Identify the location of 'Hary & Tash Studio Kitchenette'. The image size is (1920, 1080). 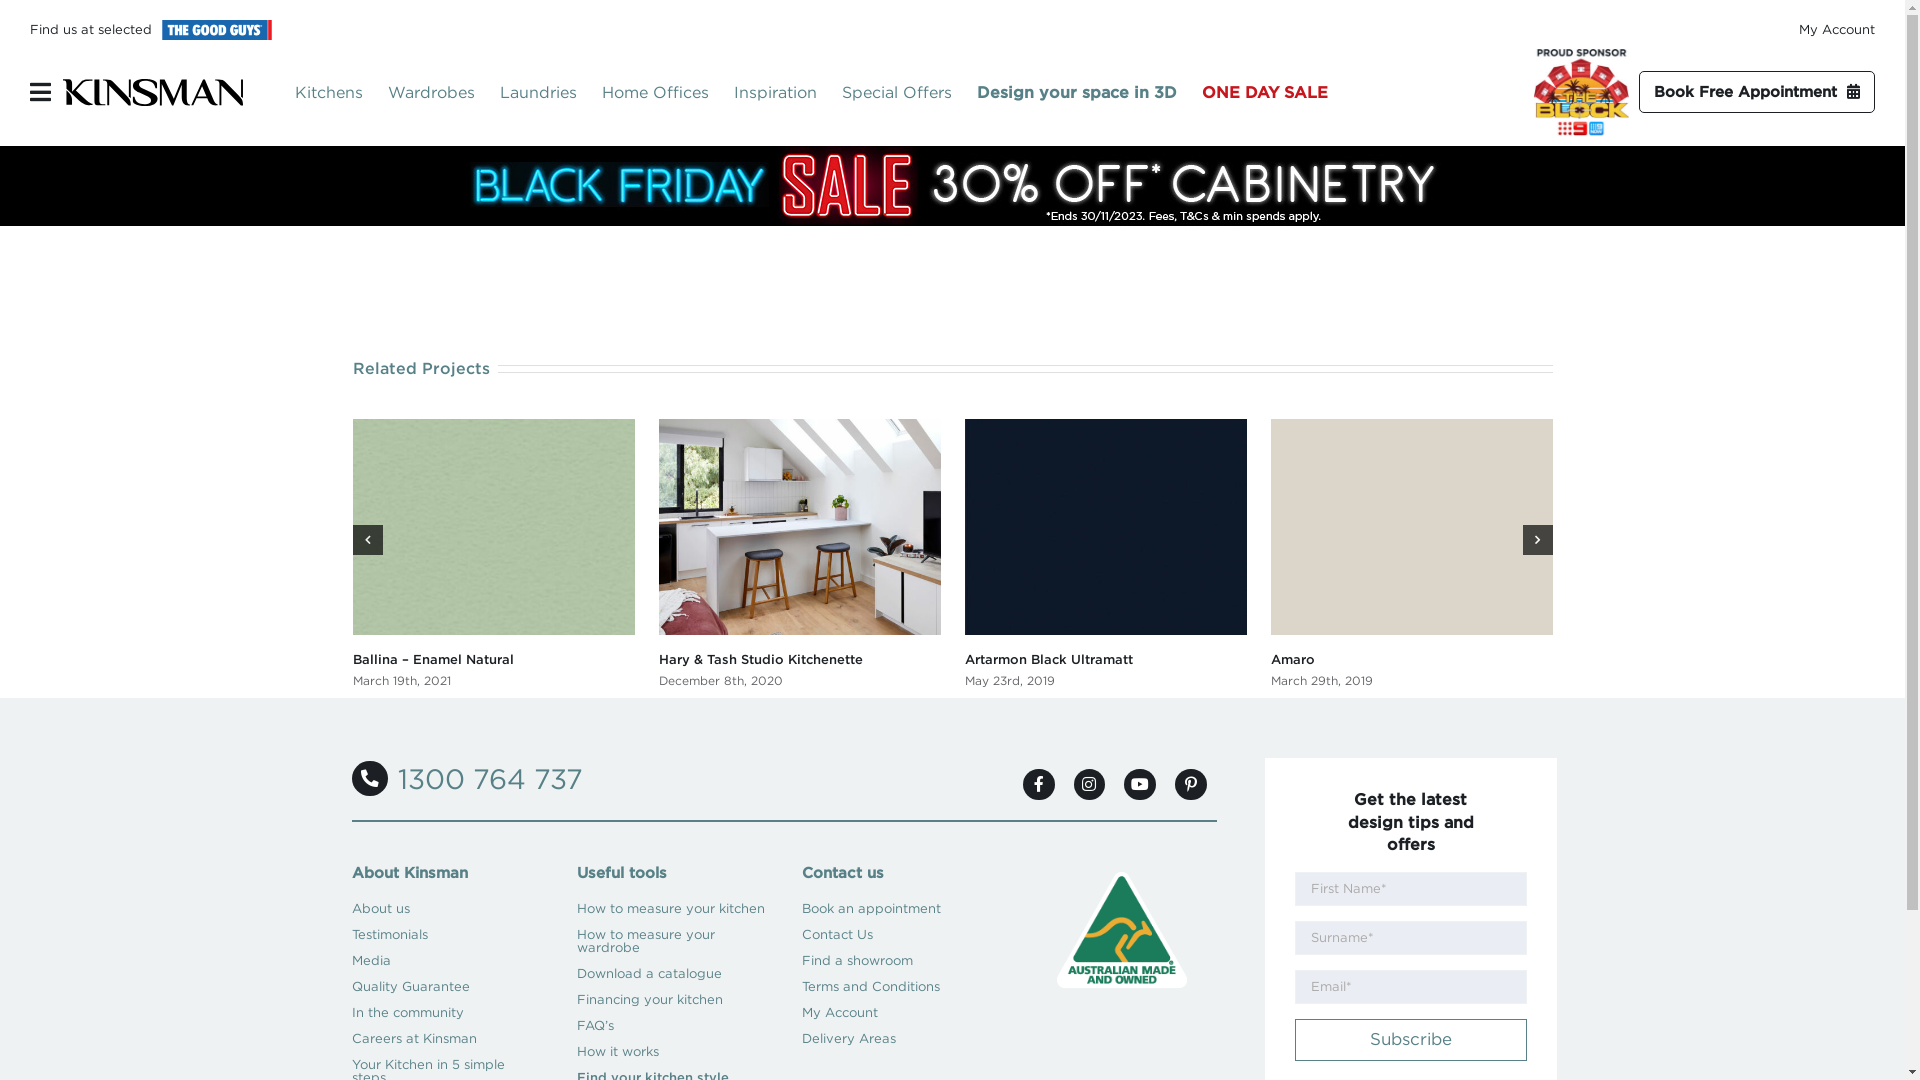
(758, 659).